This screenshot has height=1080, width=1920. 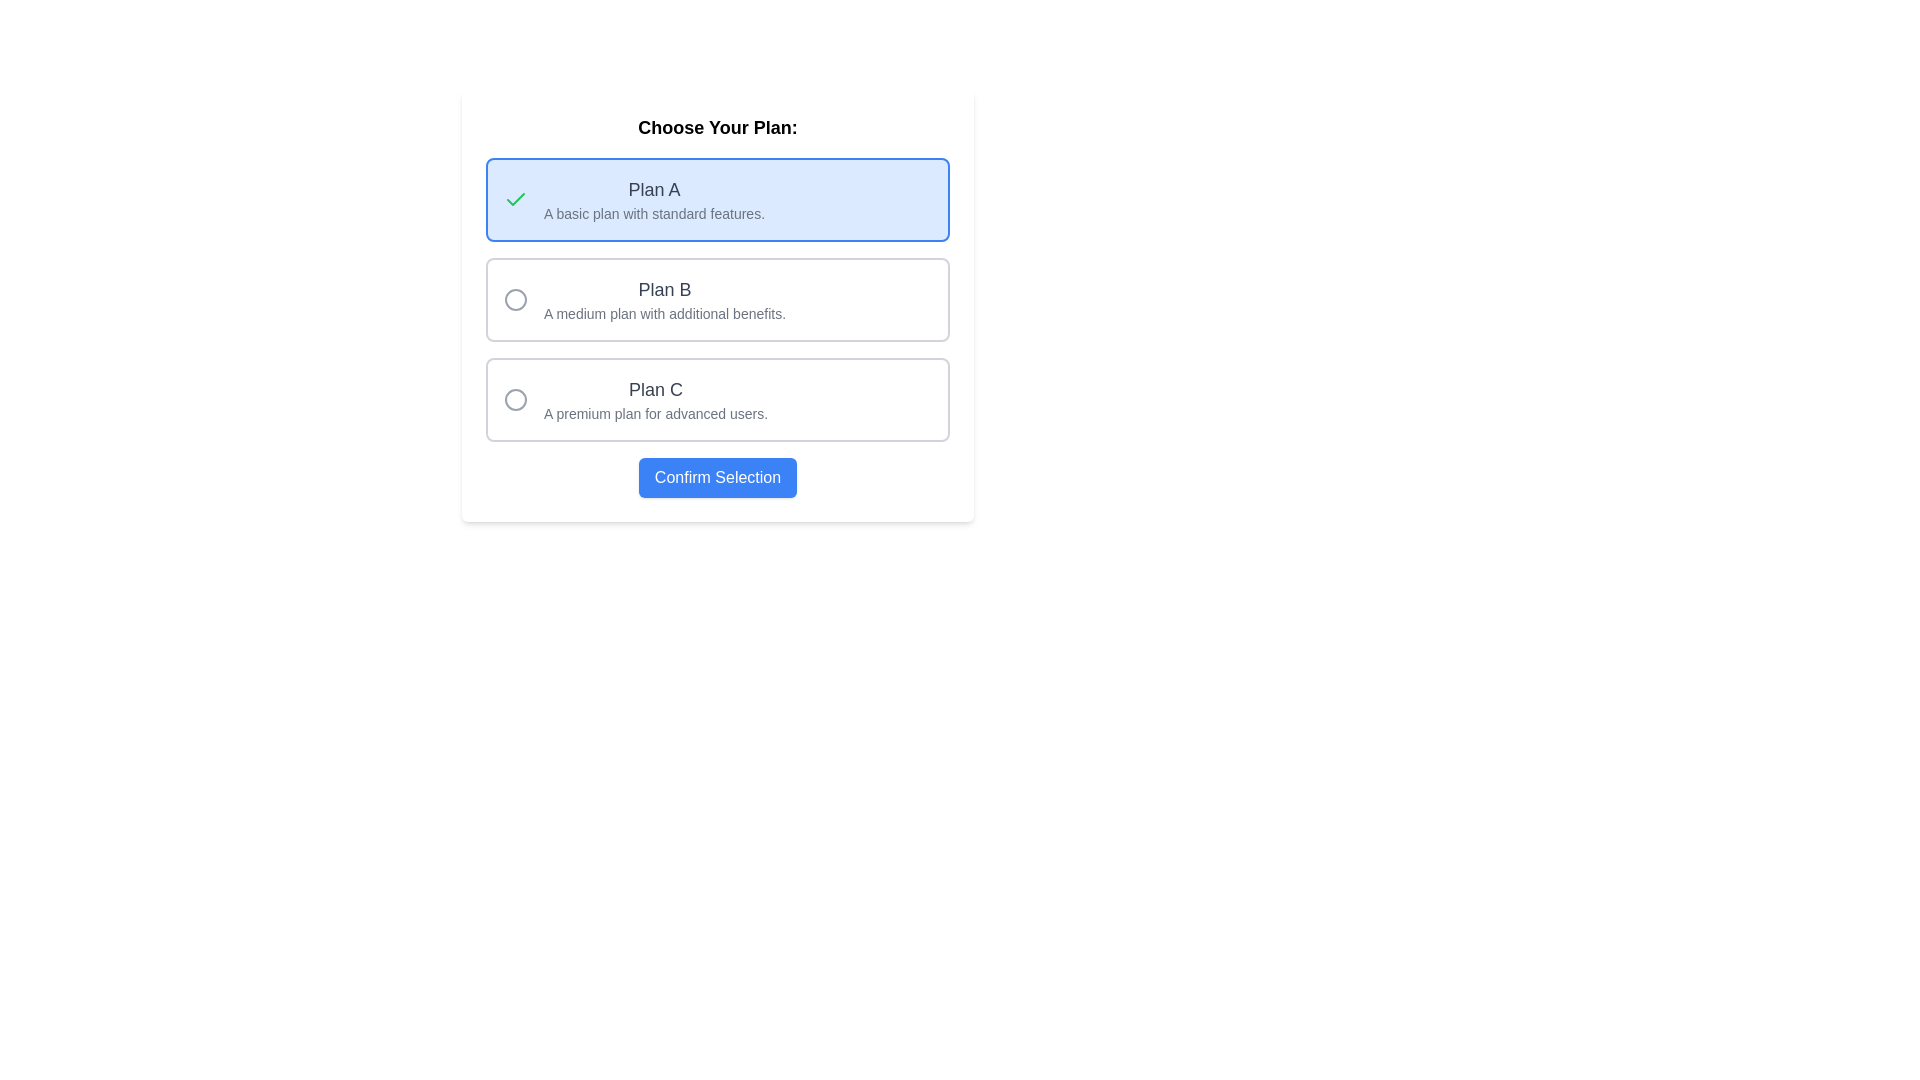 I want to click on to select the option associated with 'Plan B', which is the second option in the vertical list of selectable plans, so click(x=665, y=300).